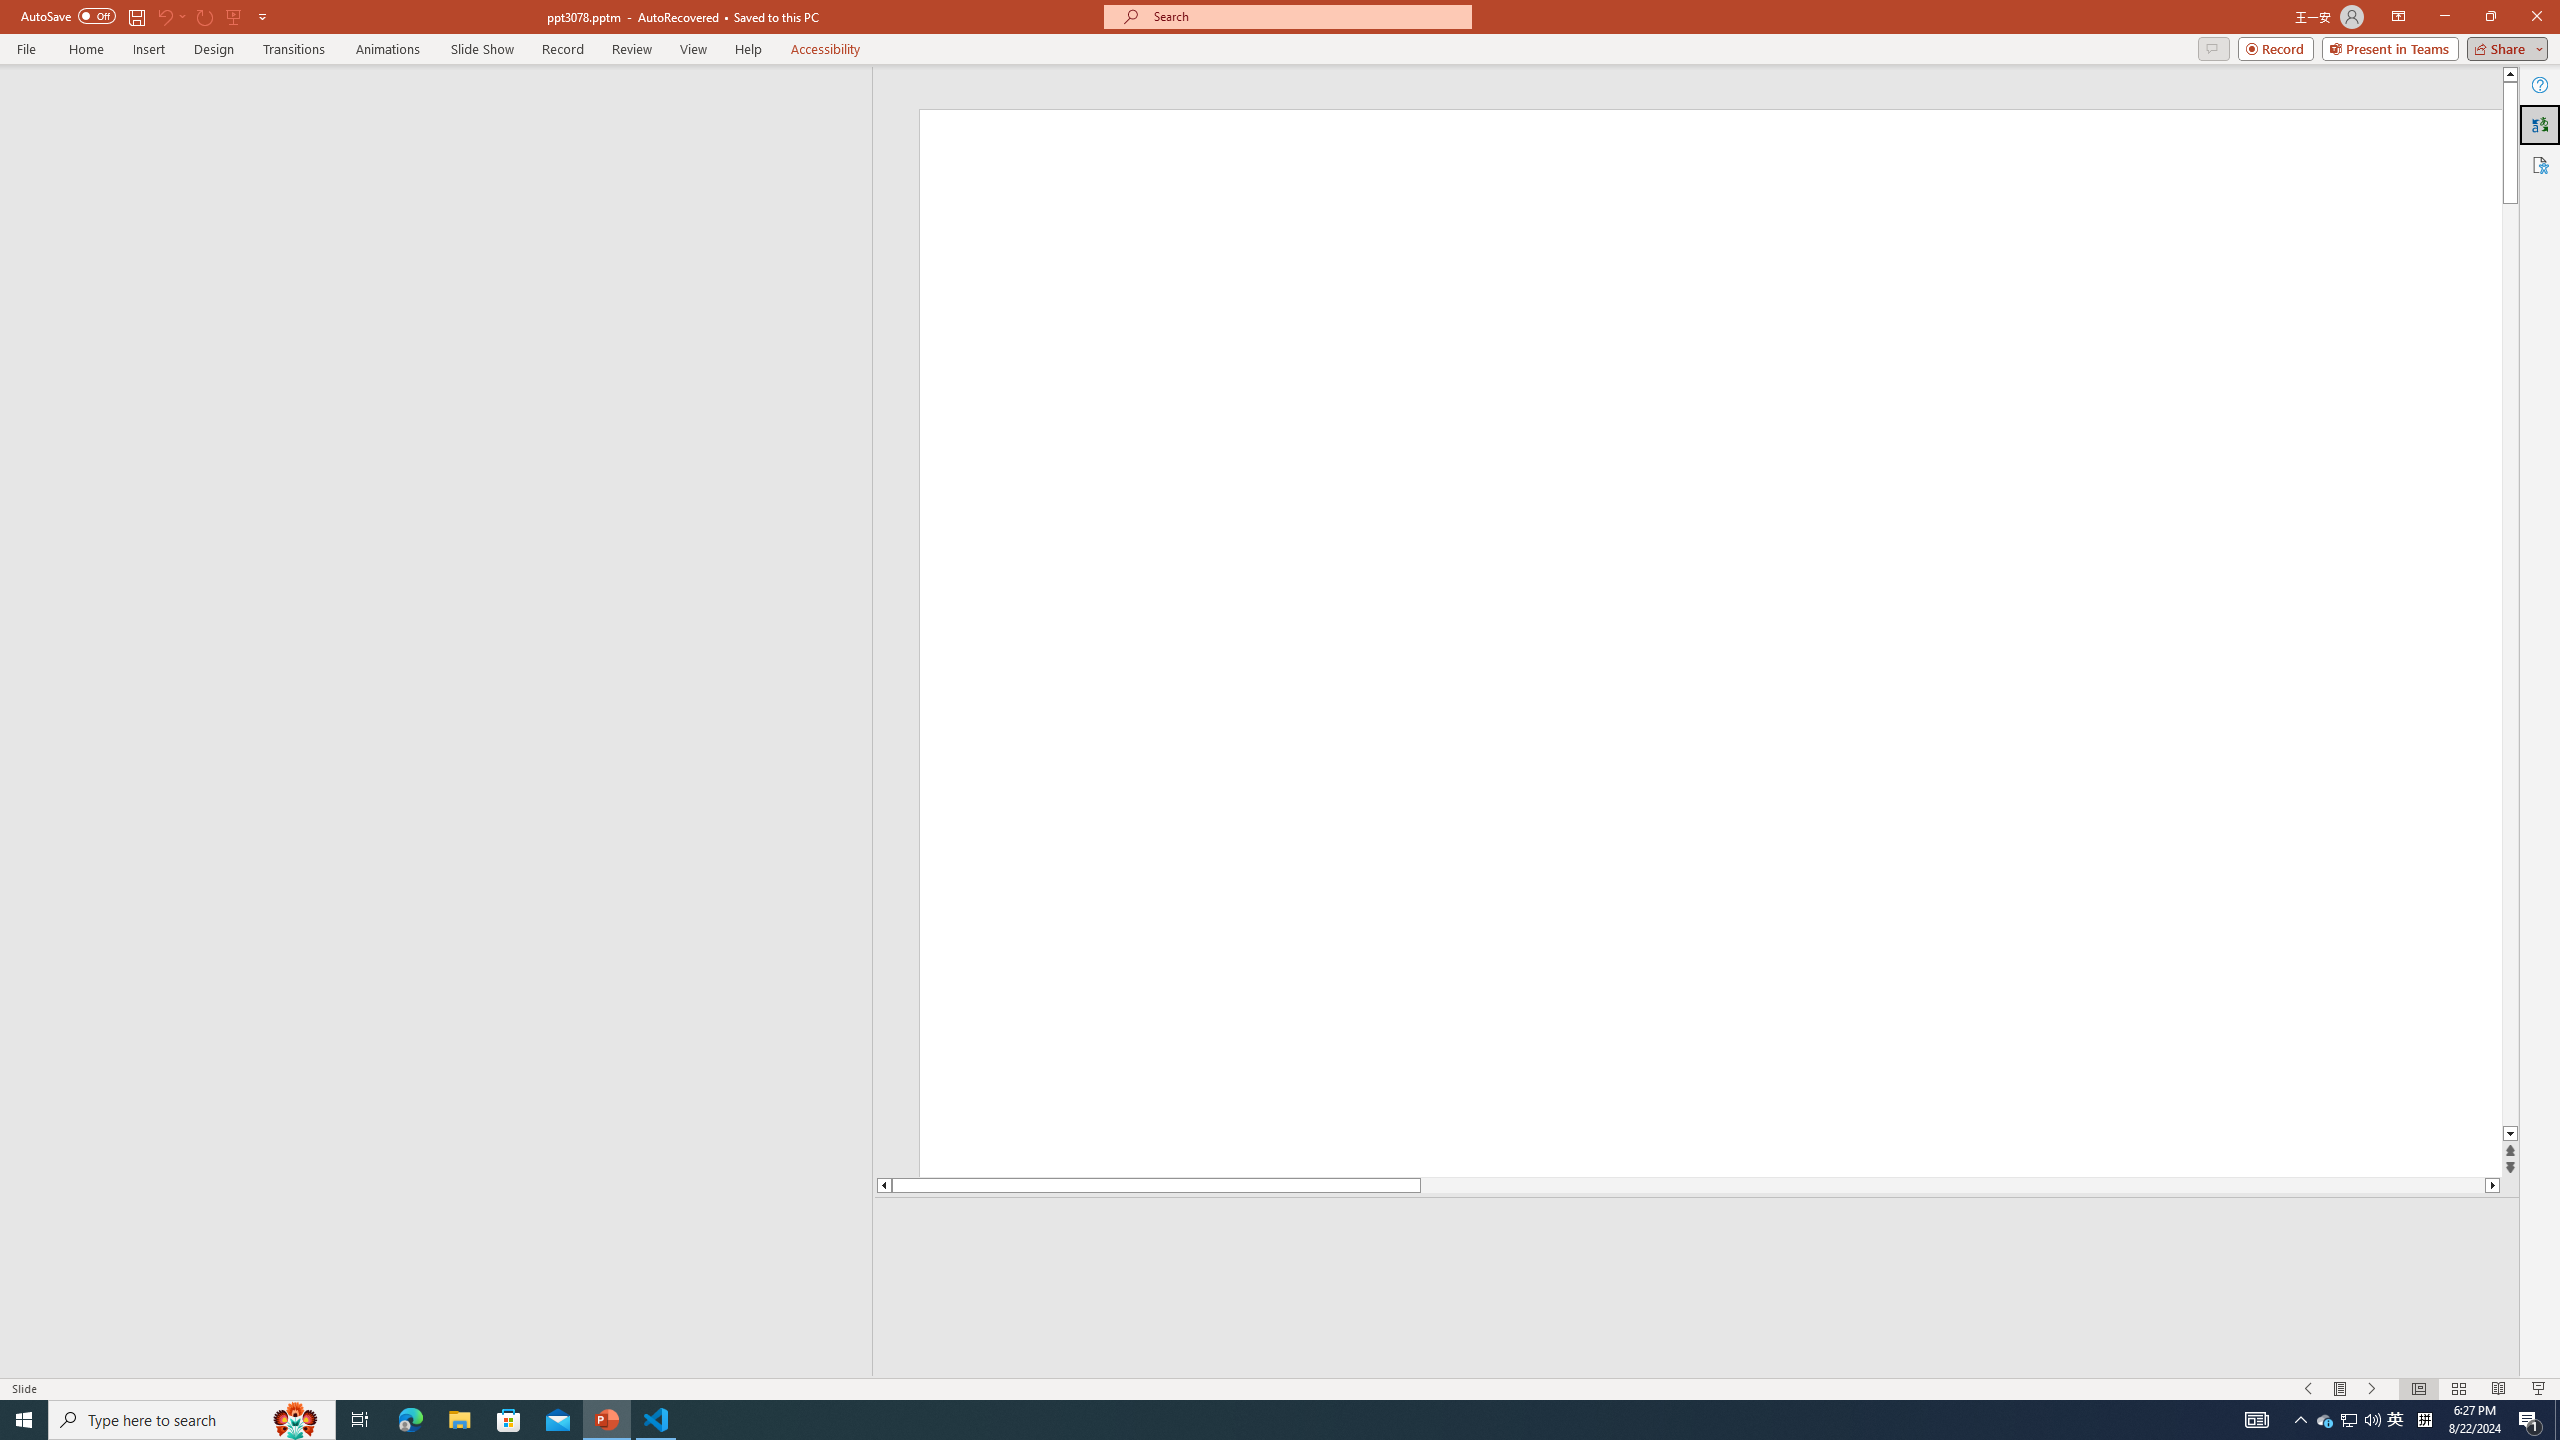  Describe the element at coordinates (2372, 1389) in the screenshot. I see `'Slide Show Next On'` at that location.